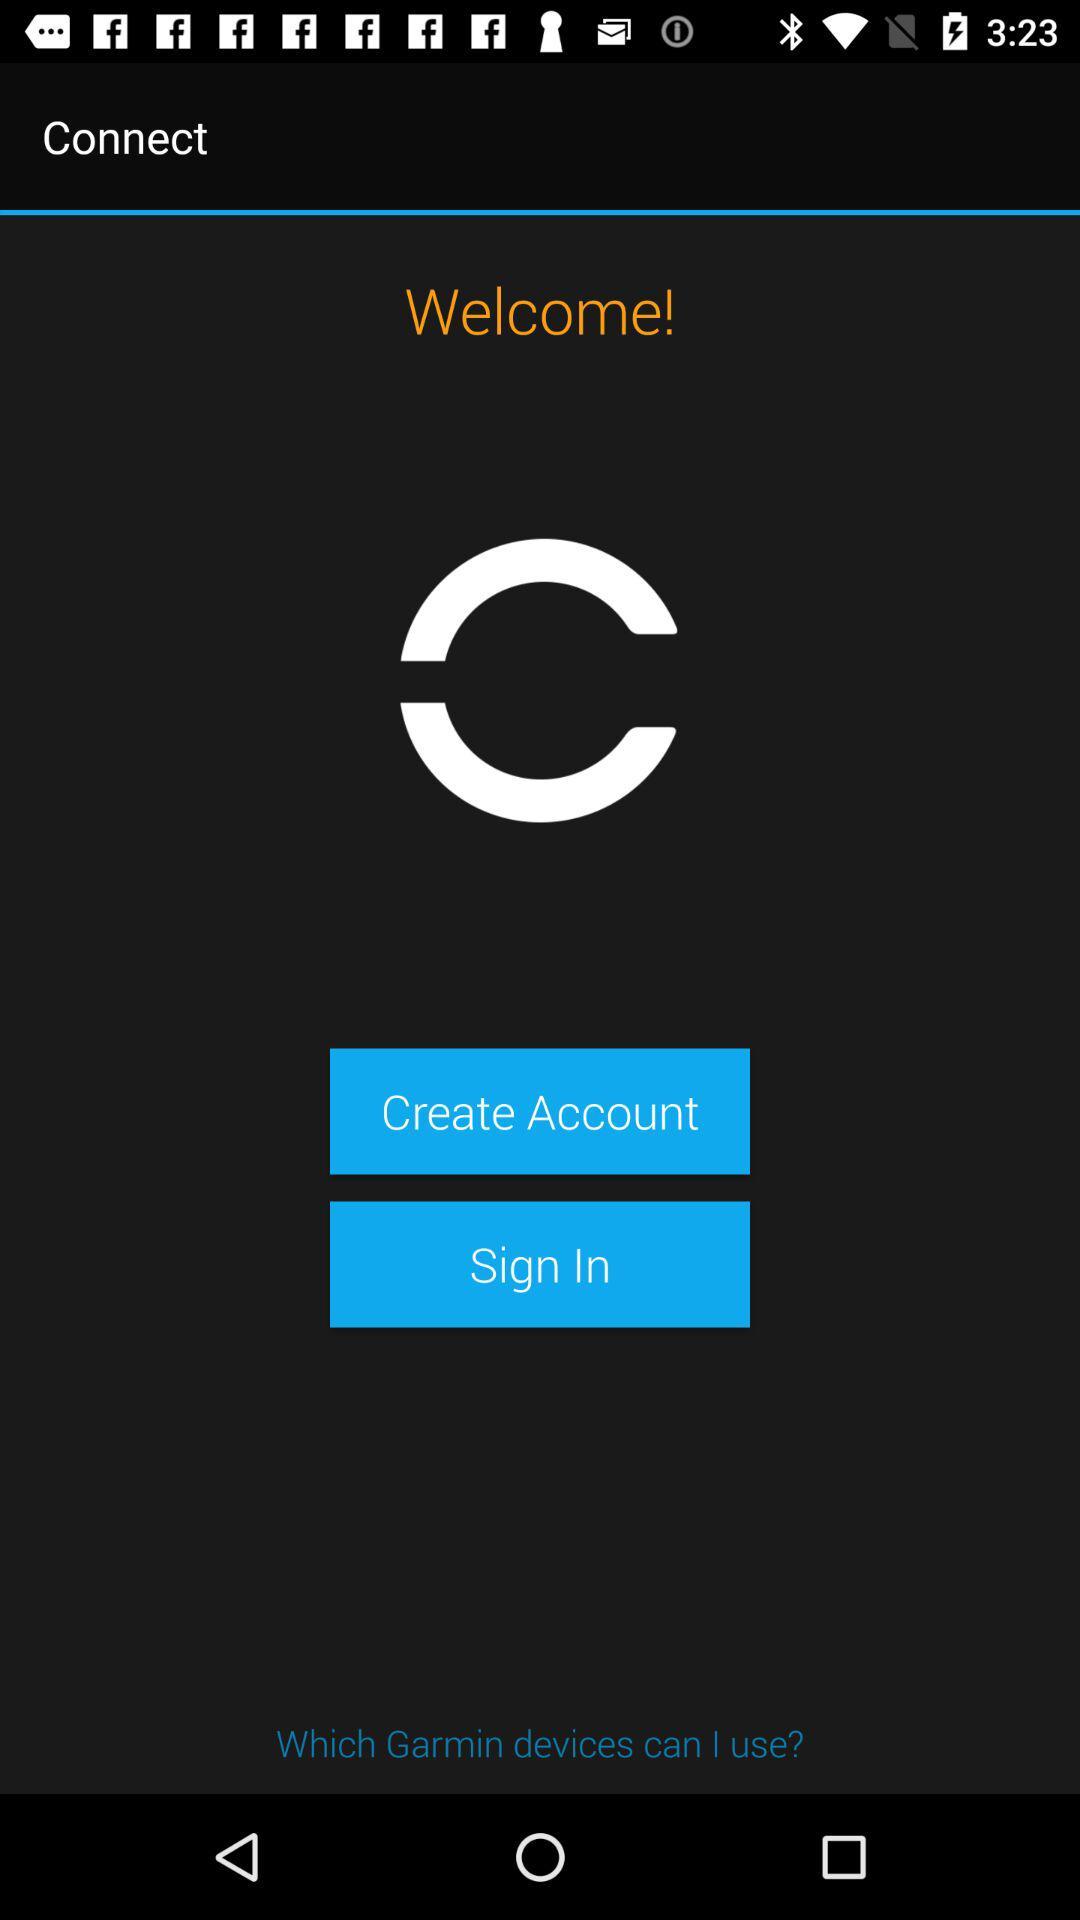  I want to click on which garmin devices, so click(540, 1741).